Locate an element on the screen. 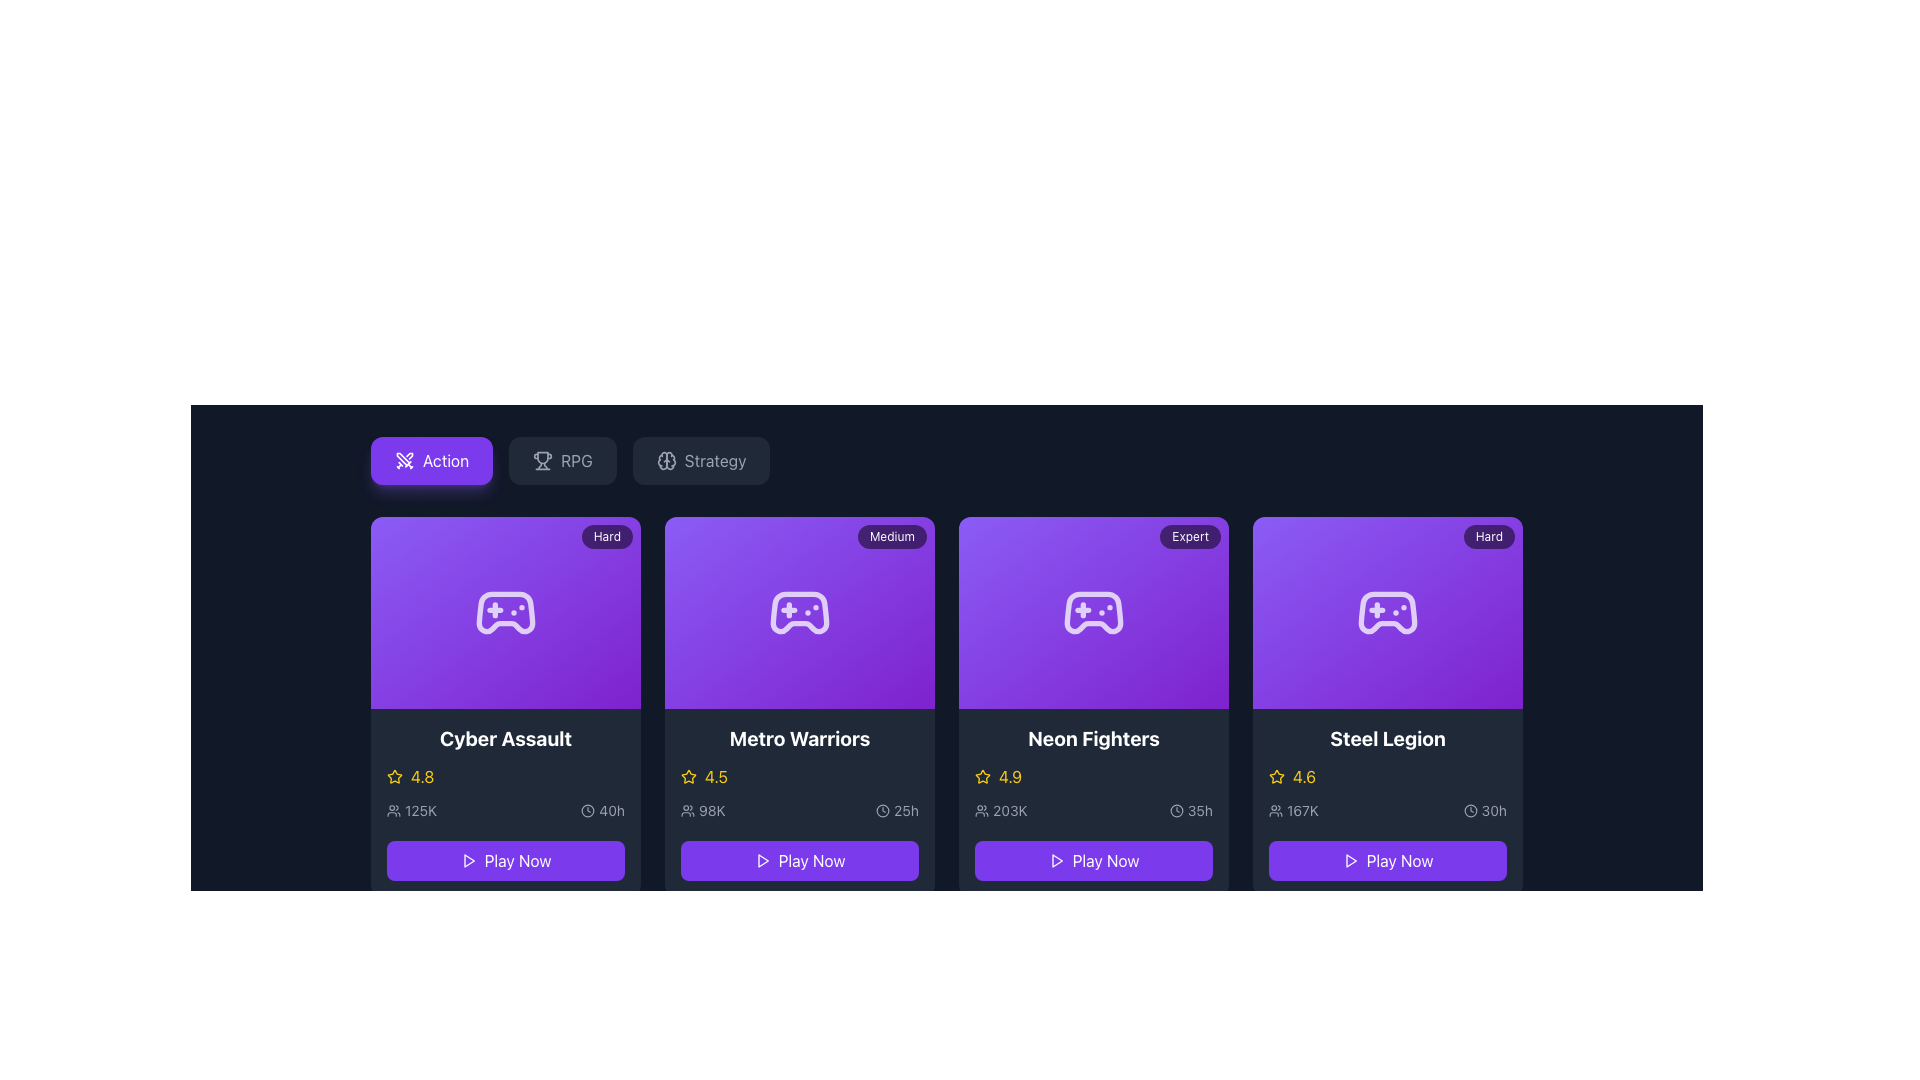  the small play icon, which is part of the 'Play Now' button group in the Steel Legion card is located at coordinates (1350, 859).